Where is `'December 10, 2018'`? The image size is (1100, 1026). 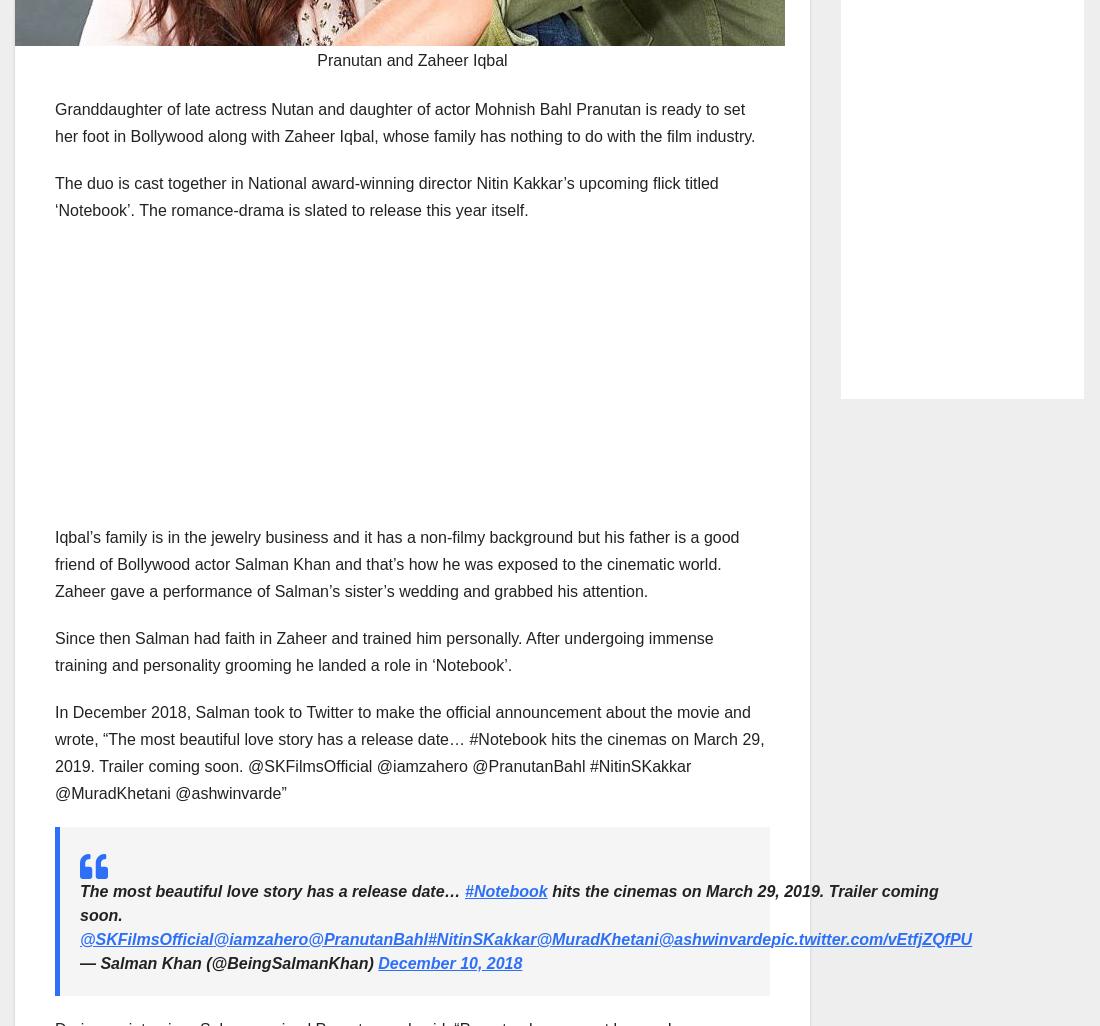 'December 10, 2018' is located at coordinates (449, 962).